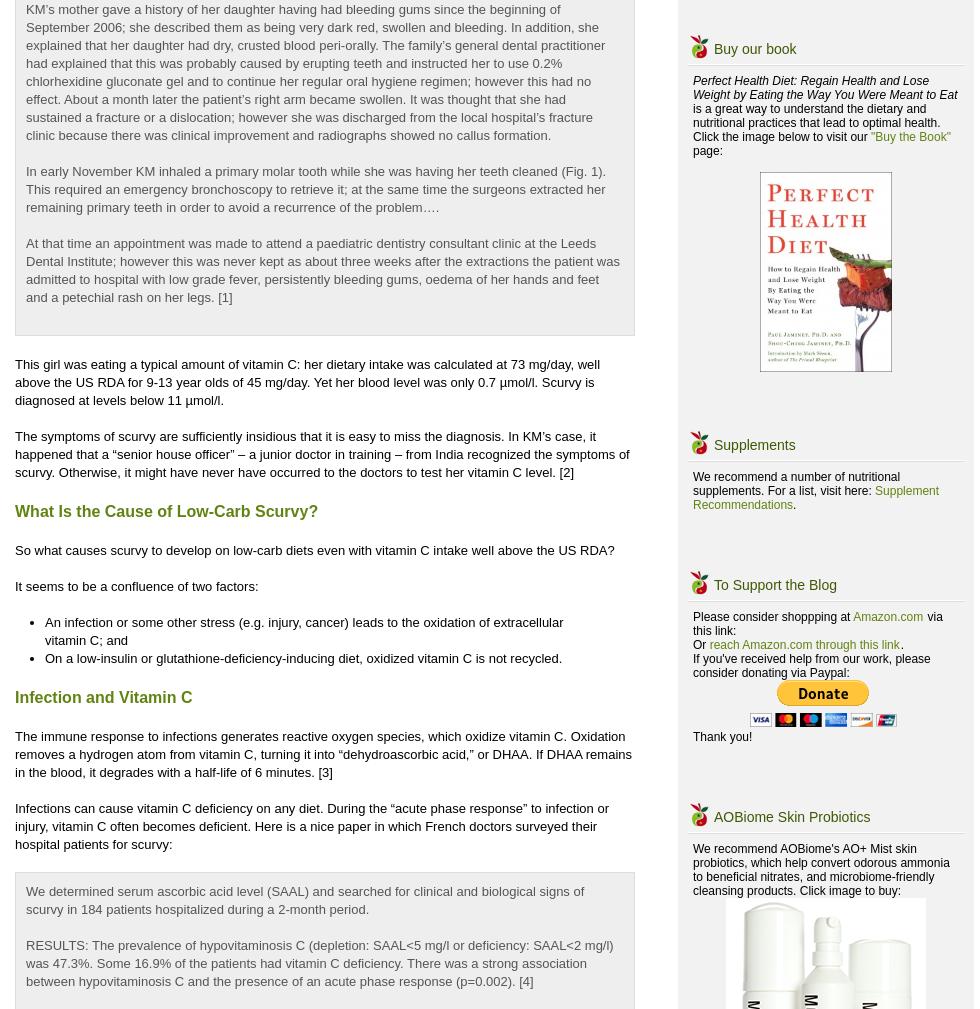  What do you see at coordinates (887, 617) in the screenshot?
I see `'Amazon.com'` at bounding box center [887, 617].